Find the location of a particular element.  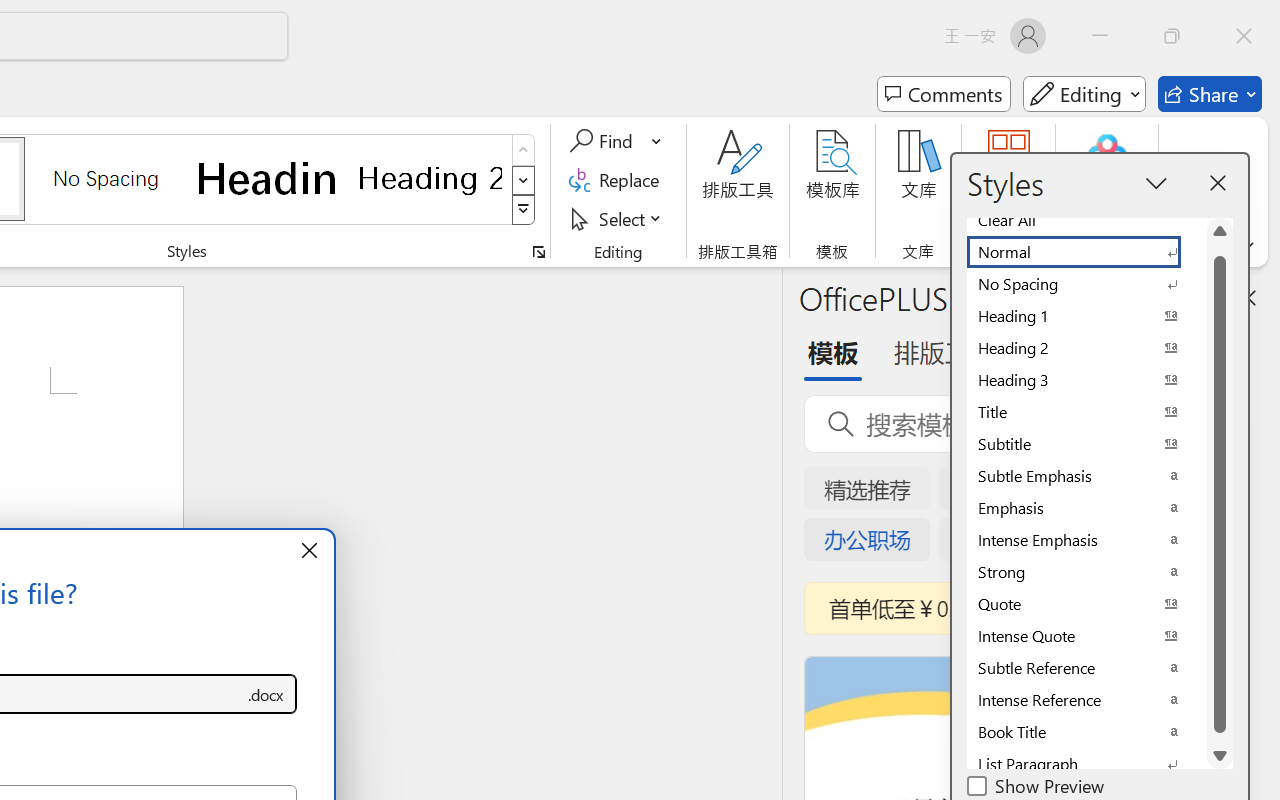

'Styles...' is located at coordinates (538, 251).